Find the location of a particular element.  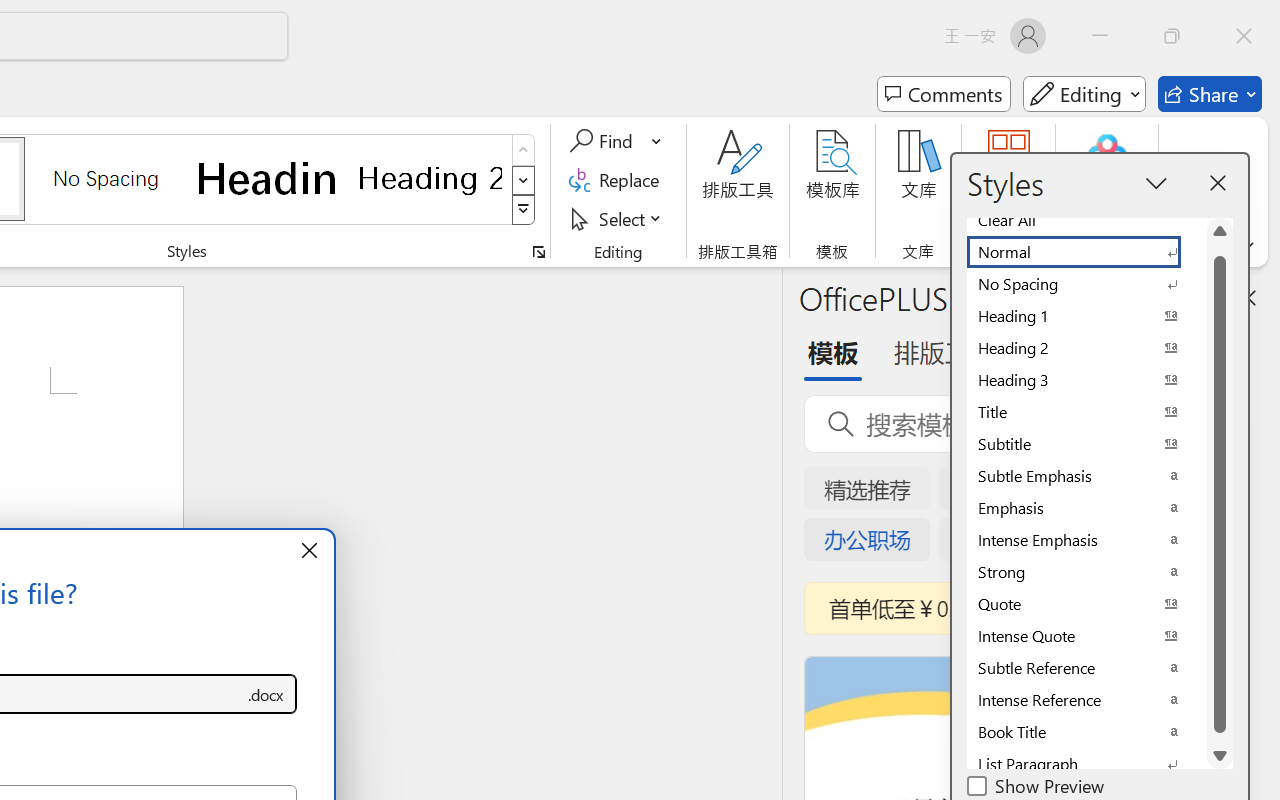

'Styles...' is located at coordinates (538, 251).